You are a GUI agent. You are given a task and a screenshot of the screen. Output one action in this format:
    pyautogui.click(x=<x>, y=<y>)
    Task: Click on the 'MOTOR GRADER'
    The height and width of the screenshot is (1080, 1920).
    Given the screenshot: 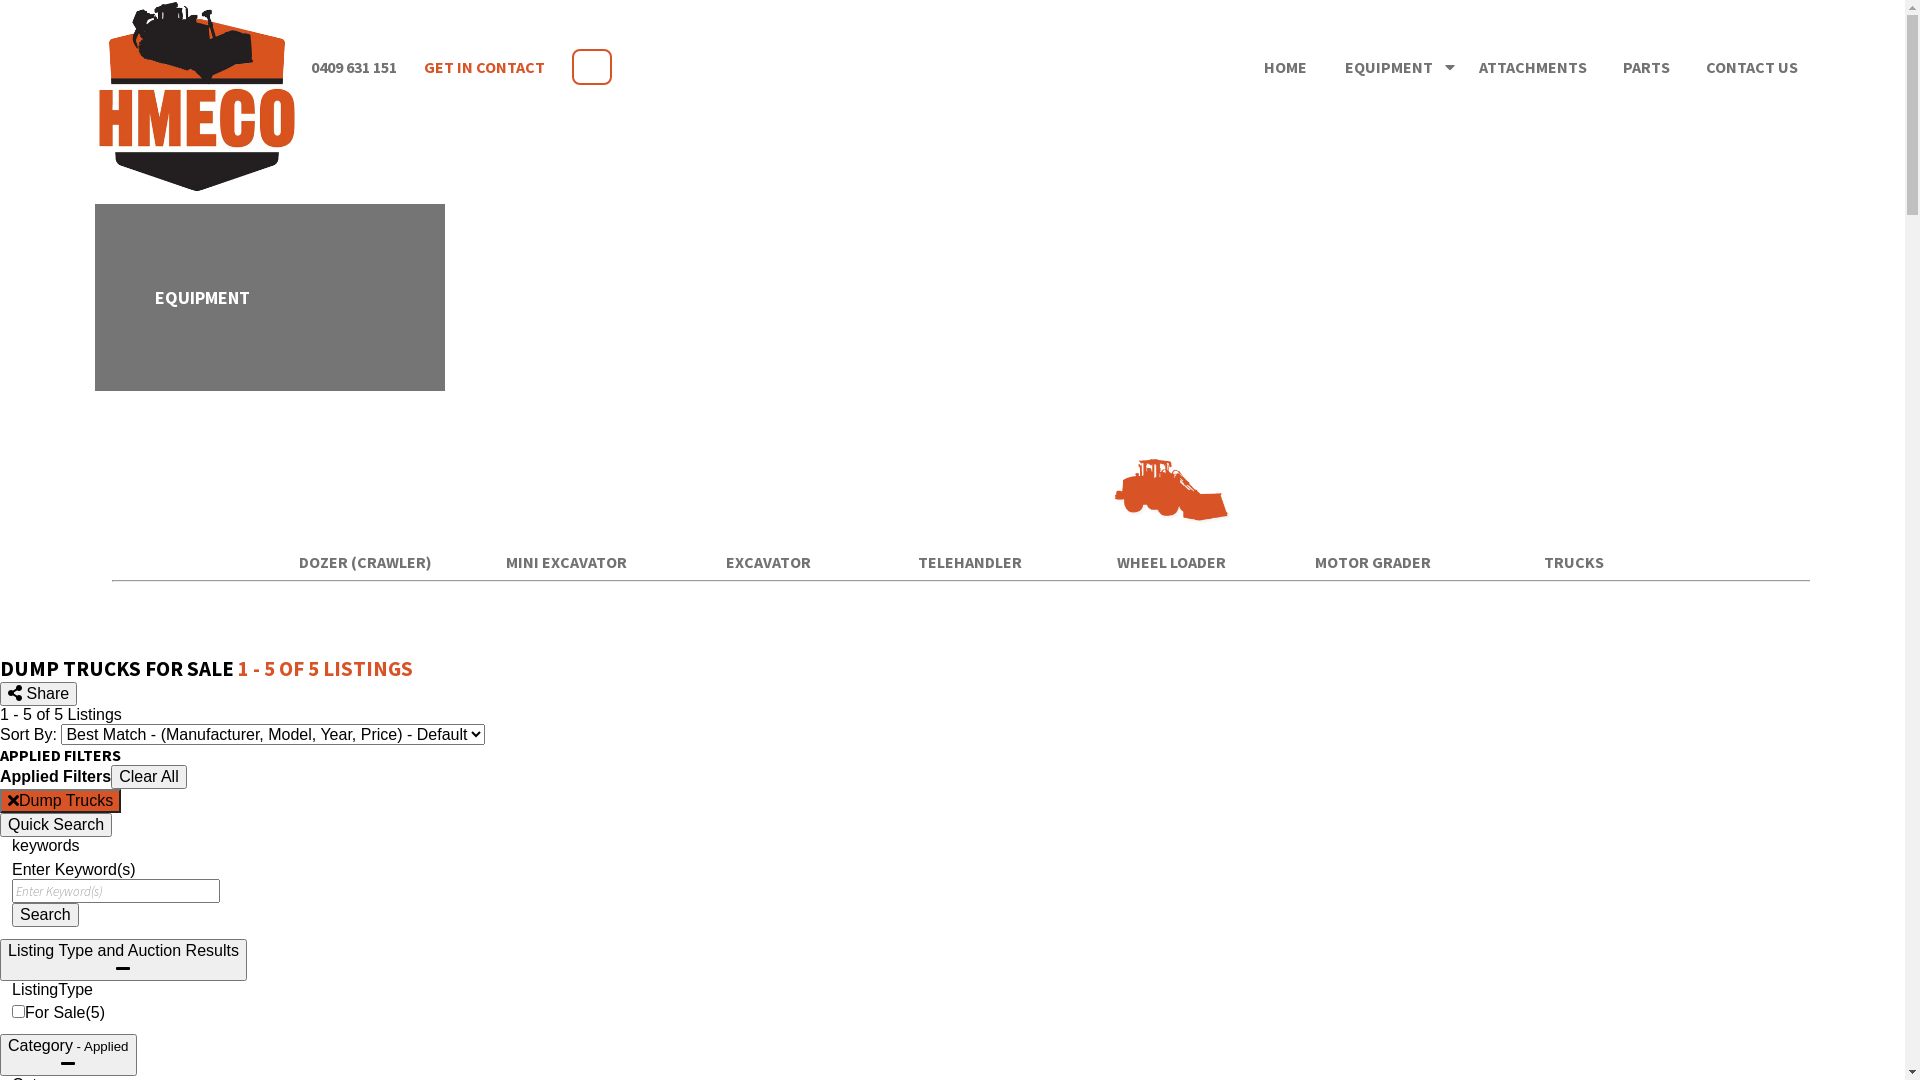 What is the action you would take?
    pyautogui.click(x=1371, y=562)
    